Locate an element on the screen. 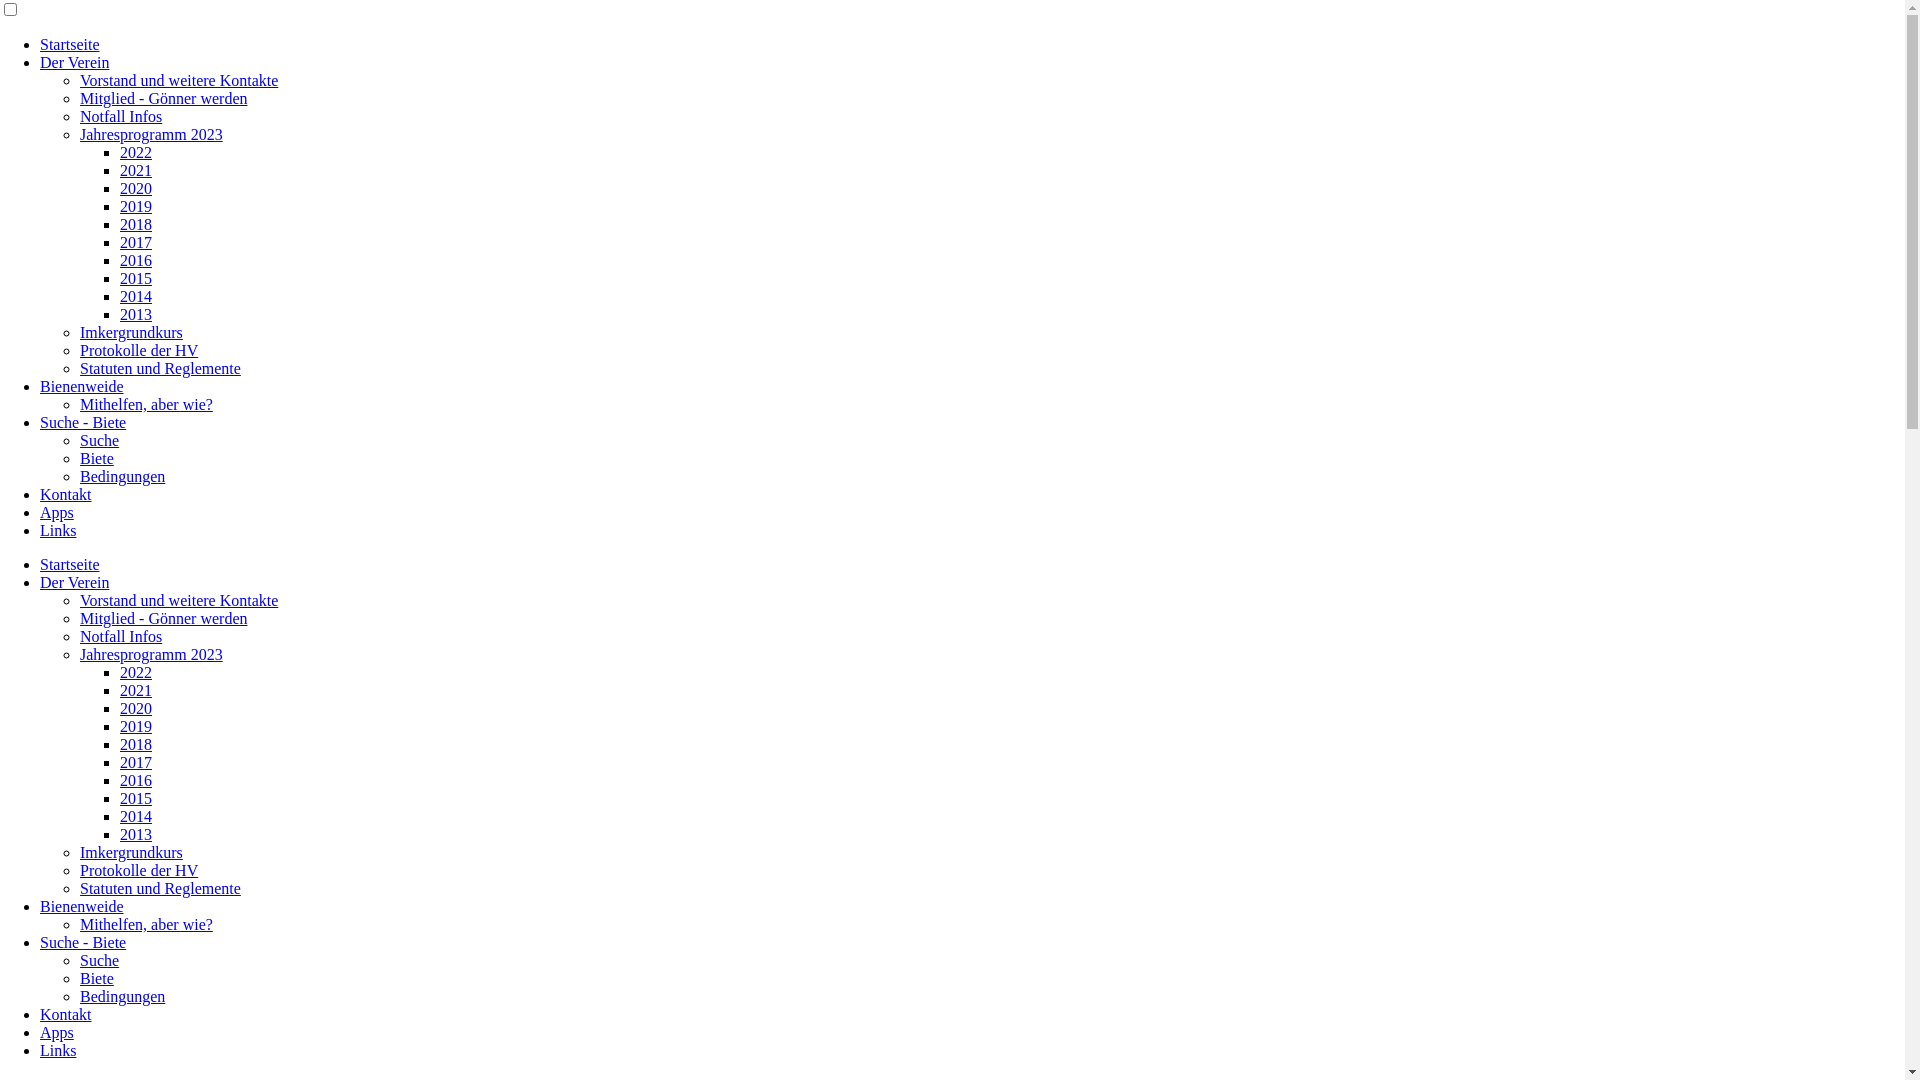 This screenshot has height=1080, width=1920. 'Mithelfen, aber wie?' is located at coordinates (145, 924).